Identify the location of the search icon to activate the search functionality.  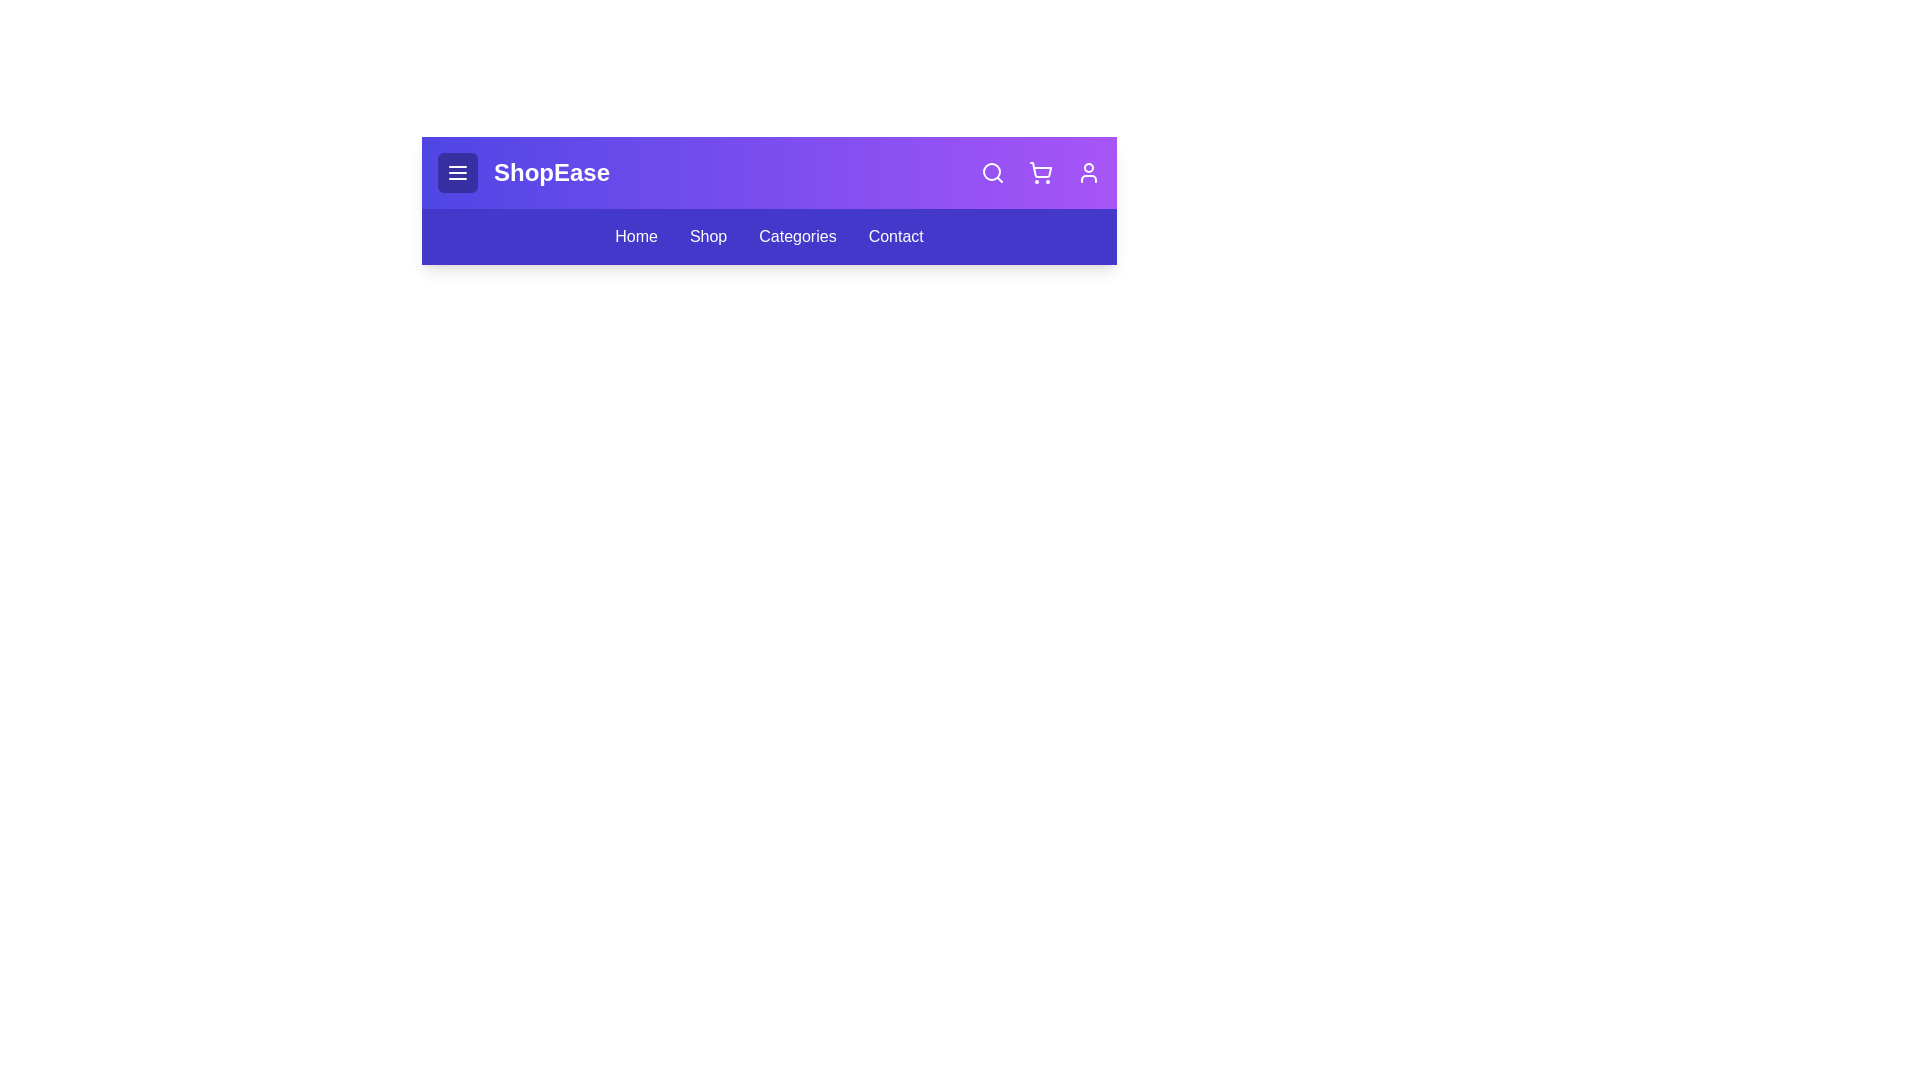
(993, 172).